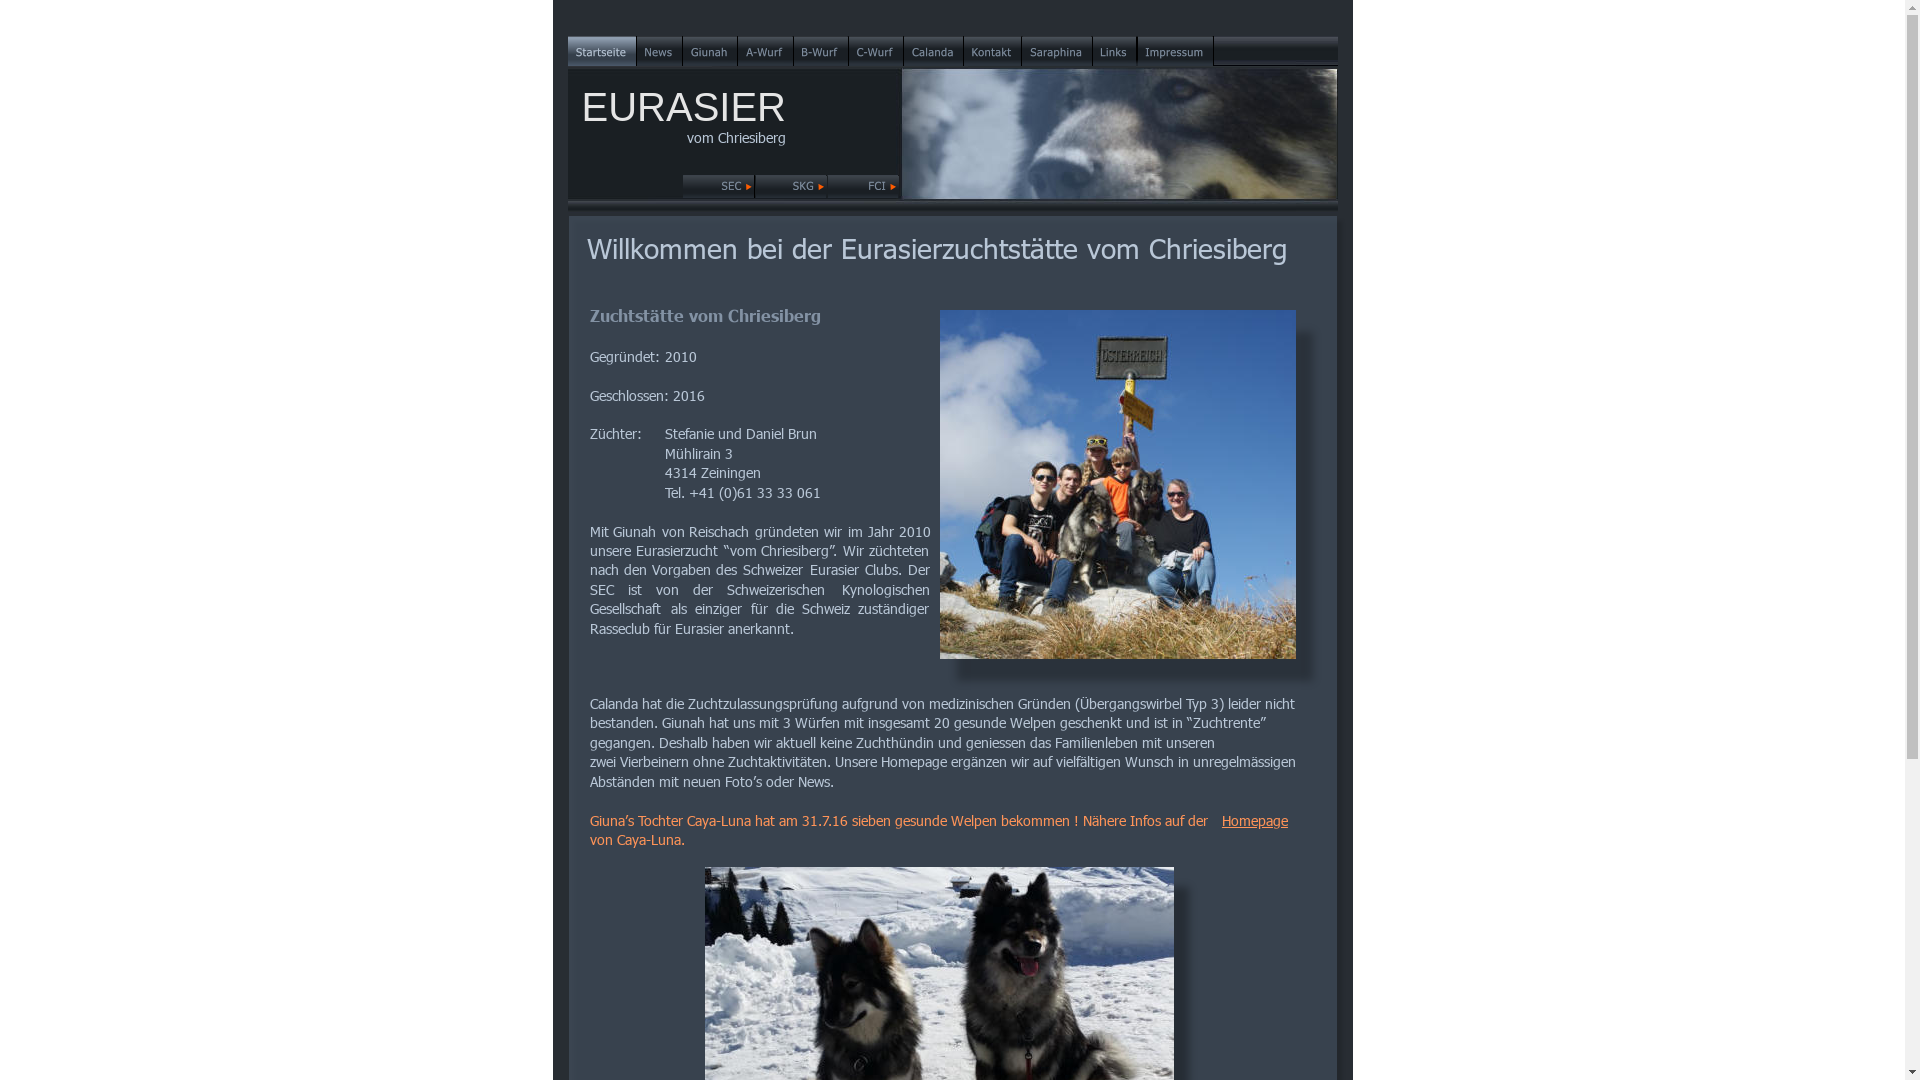 Image resolution: width=1920 pixels, height=1080 pixels. What do you see at coordinates (1254, 820) in the screenshot?
I see `'Homepage'` at bounding box center [1254, 820].